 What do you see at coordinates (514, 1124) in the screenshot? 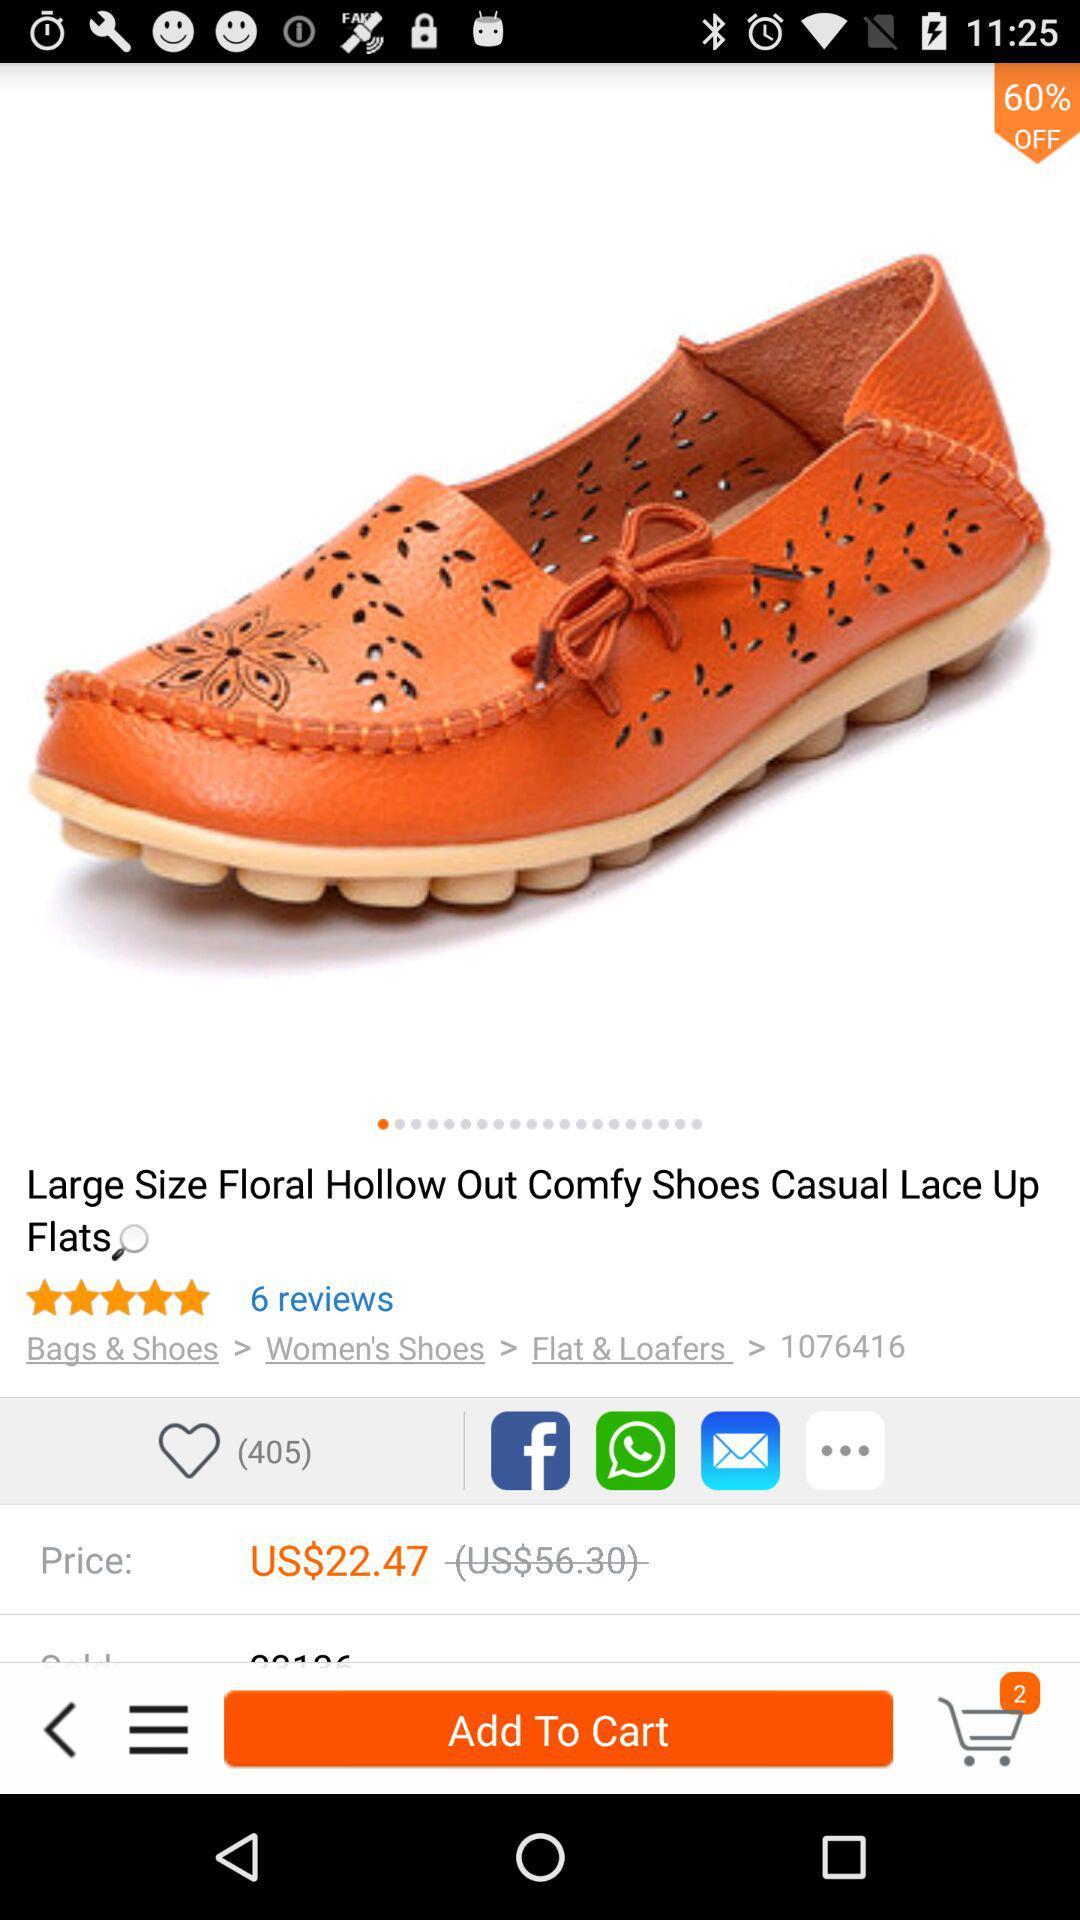
I see `the item above loading...` at bounding box center [514, 1124].